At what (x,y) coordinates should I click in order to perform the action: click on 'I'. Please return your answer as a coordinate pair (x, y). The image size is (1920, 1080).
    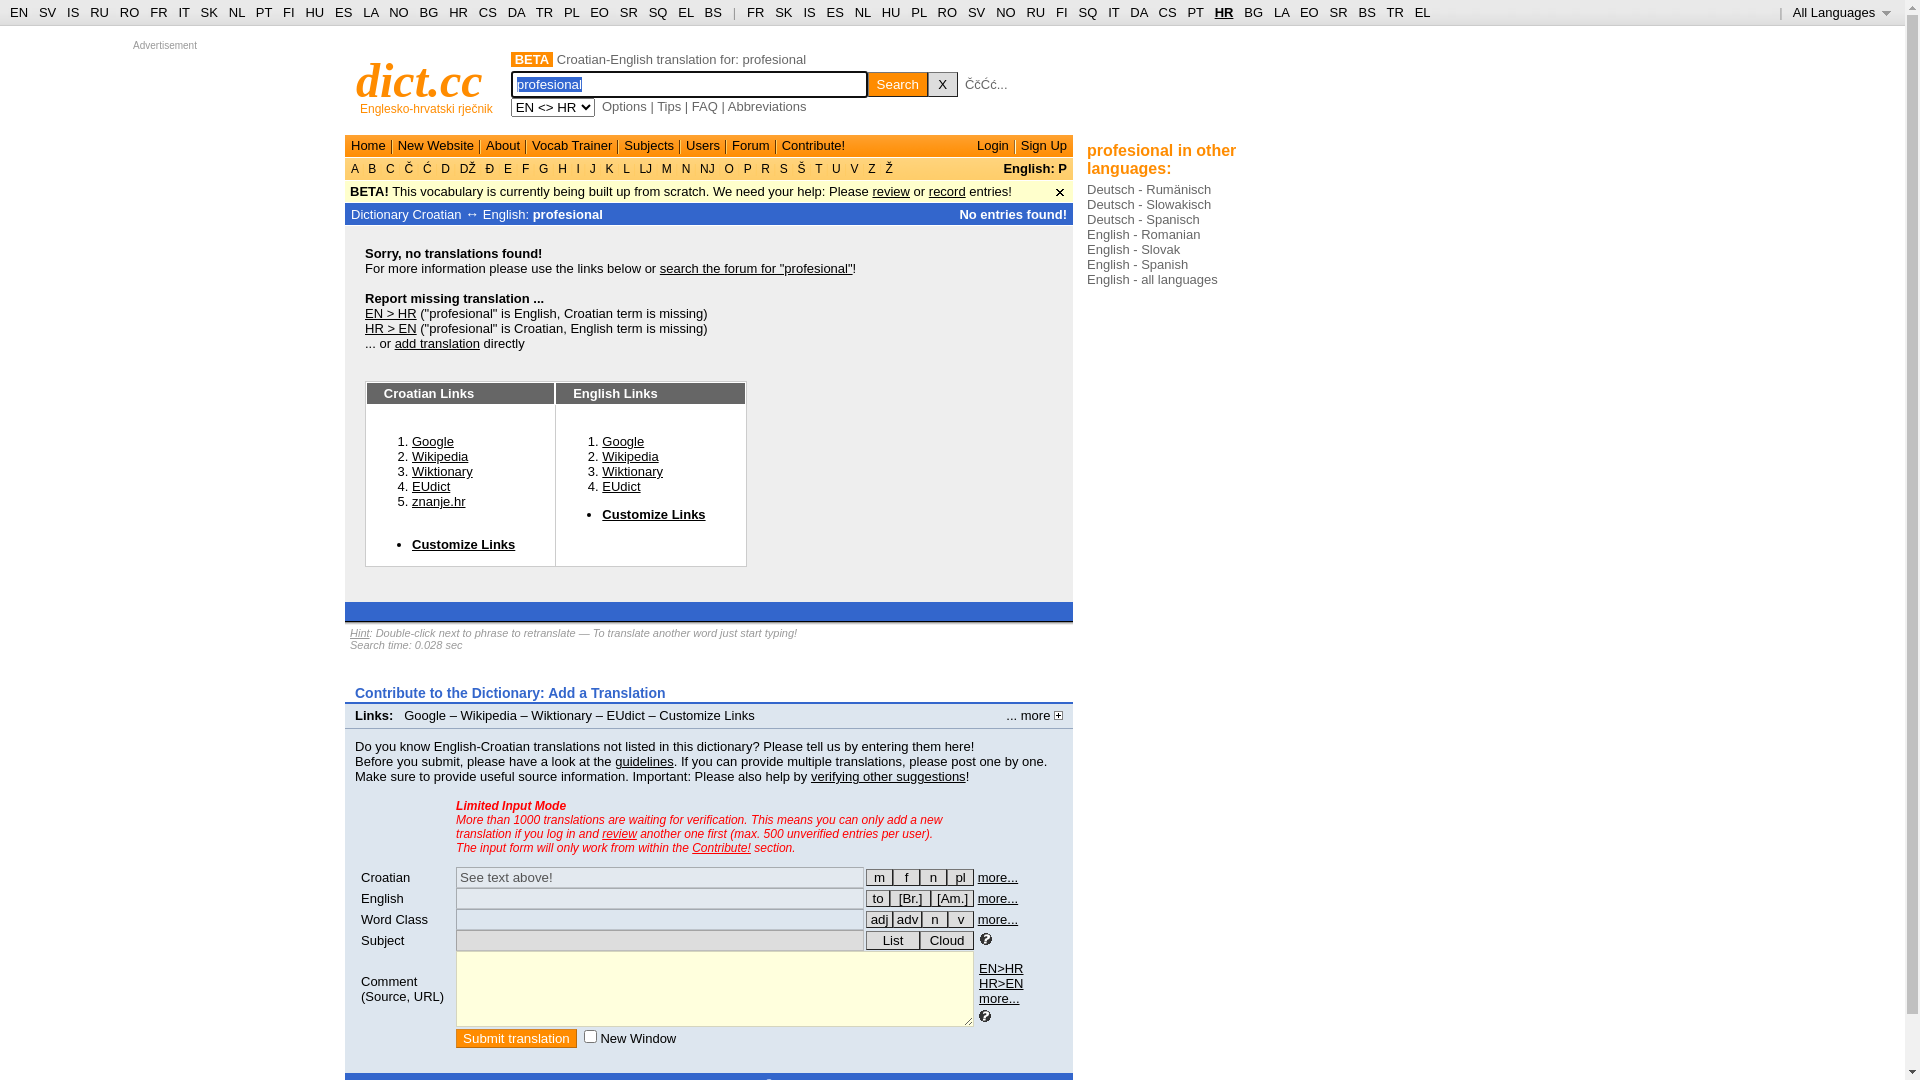
    Looking at the image, I should click on (576, 168).